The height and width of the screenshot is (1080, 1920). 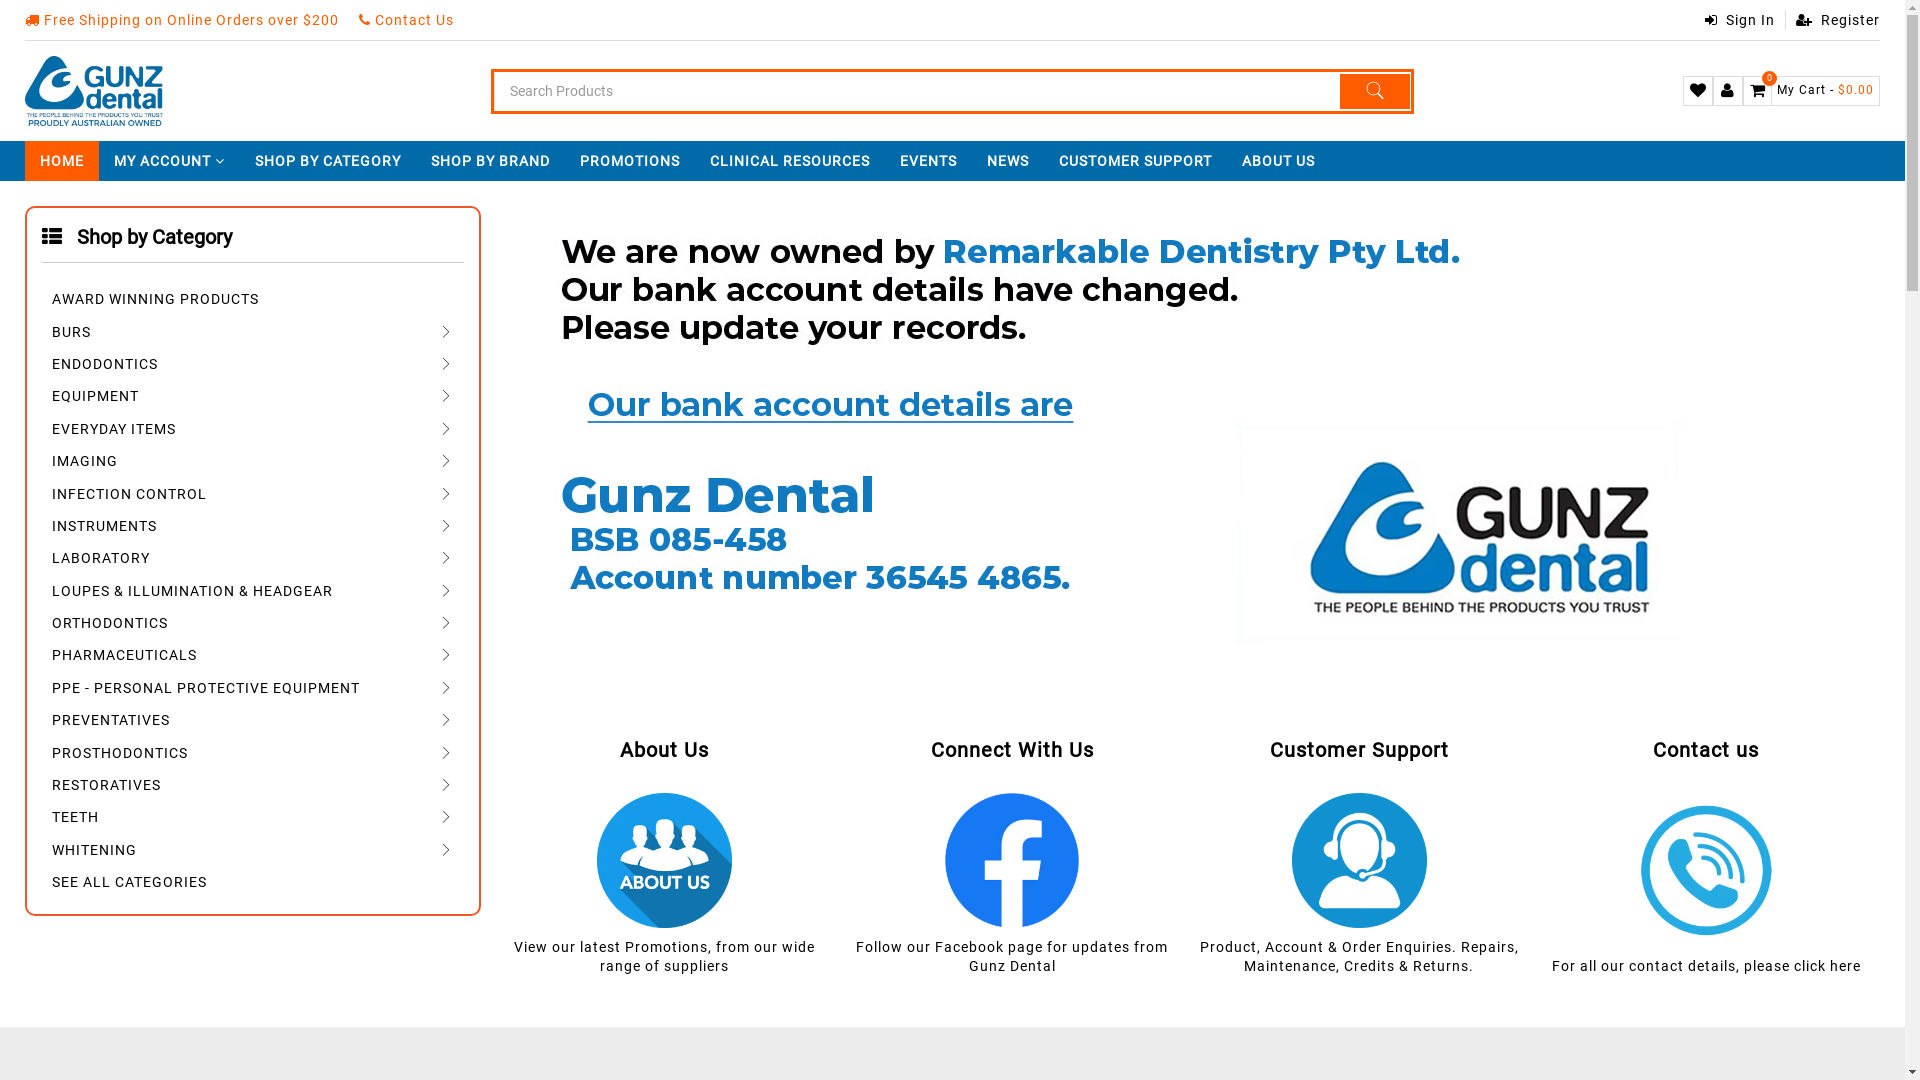 What do you see at coordinates (42, 589) in the screenshot?
I see `'LOUPES & ILLUMINATION & HEADGEAR'` at bounding box center [42, 589].